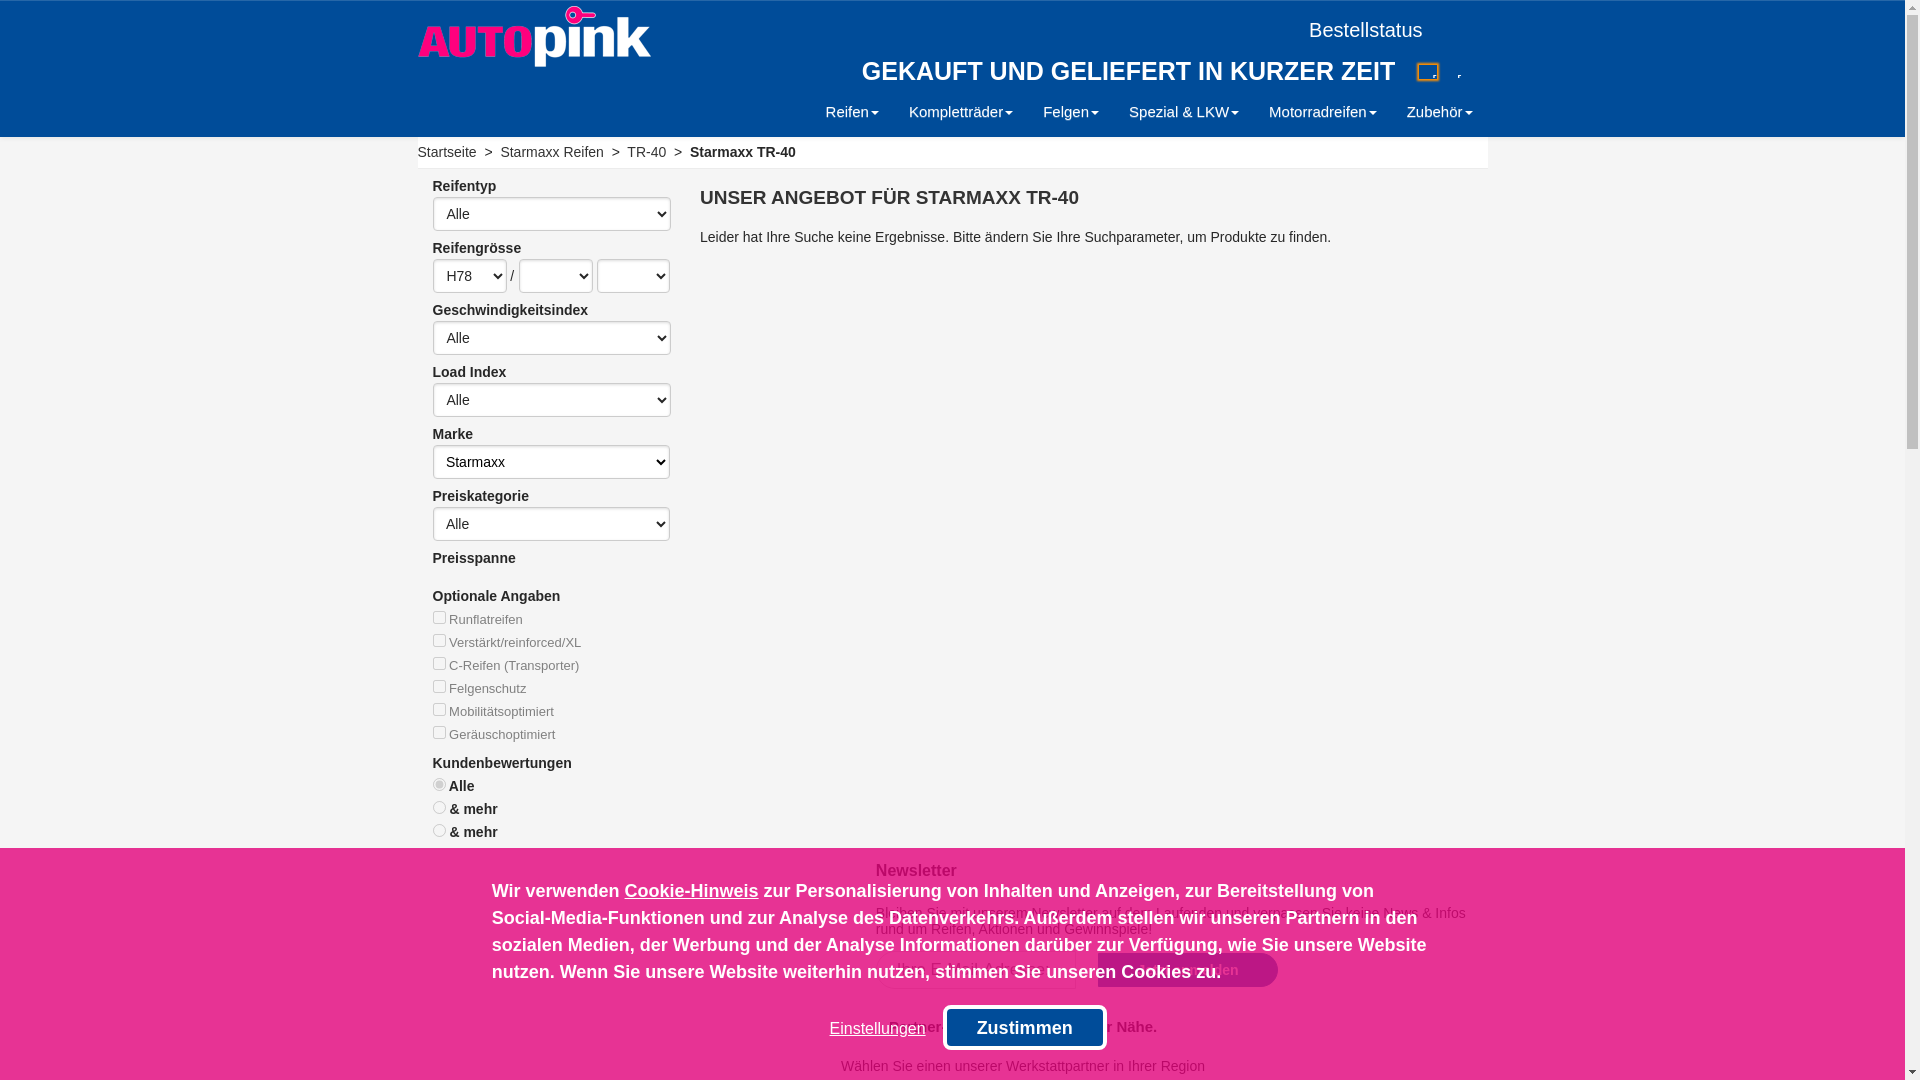 The image size is (1920, 1080). What do you see at coordinates (1069, 111) in the screenshot?
I see `'Felgen'` at bounding box center [1069, 111].